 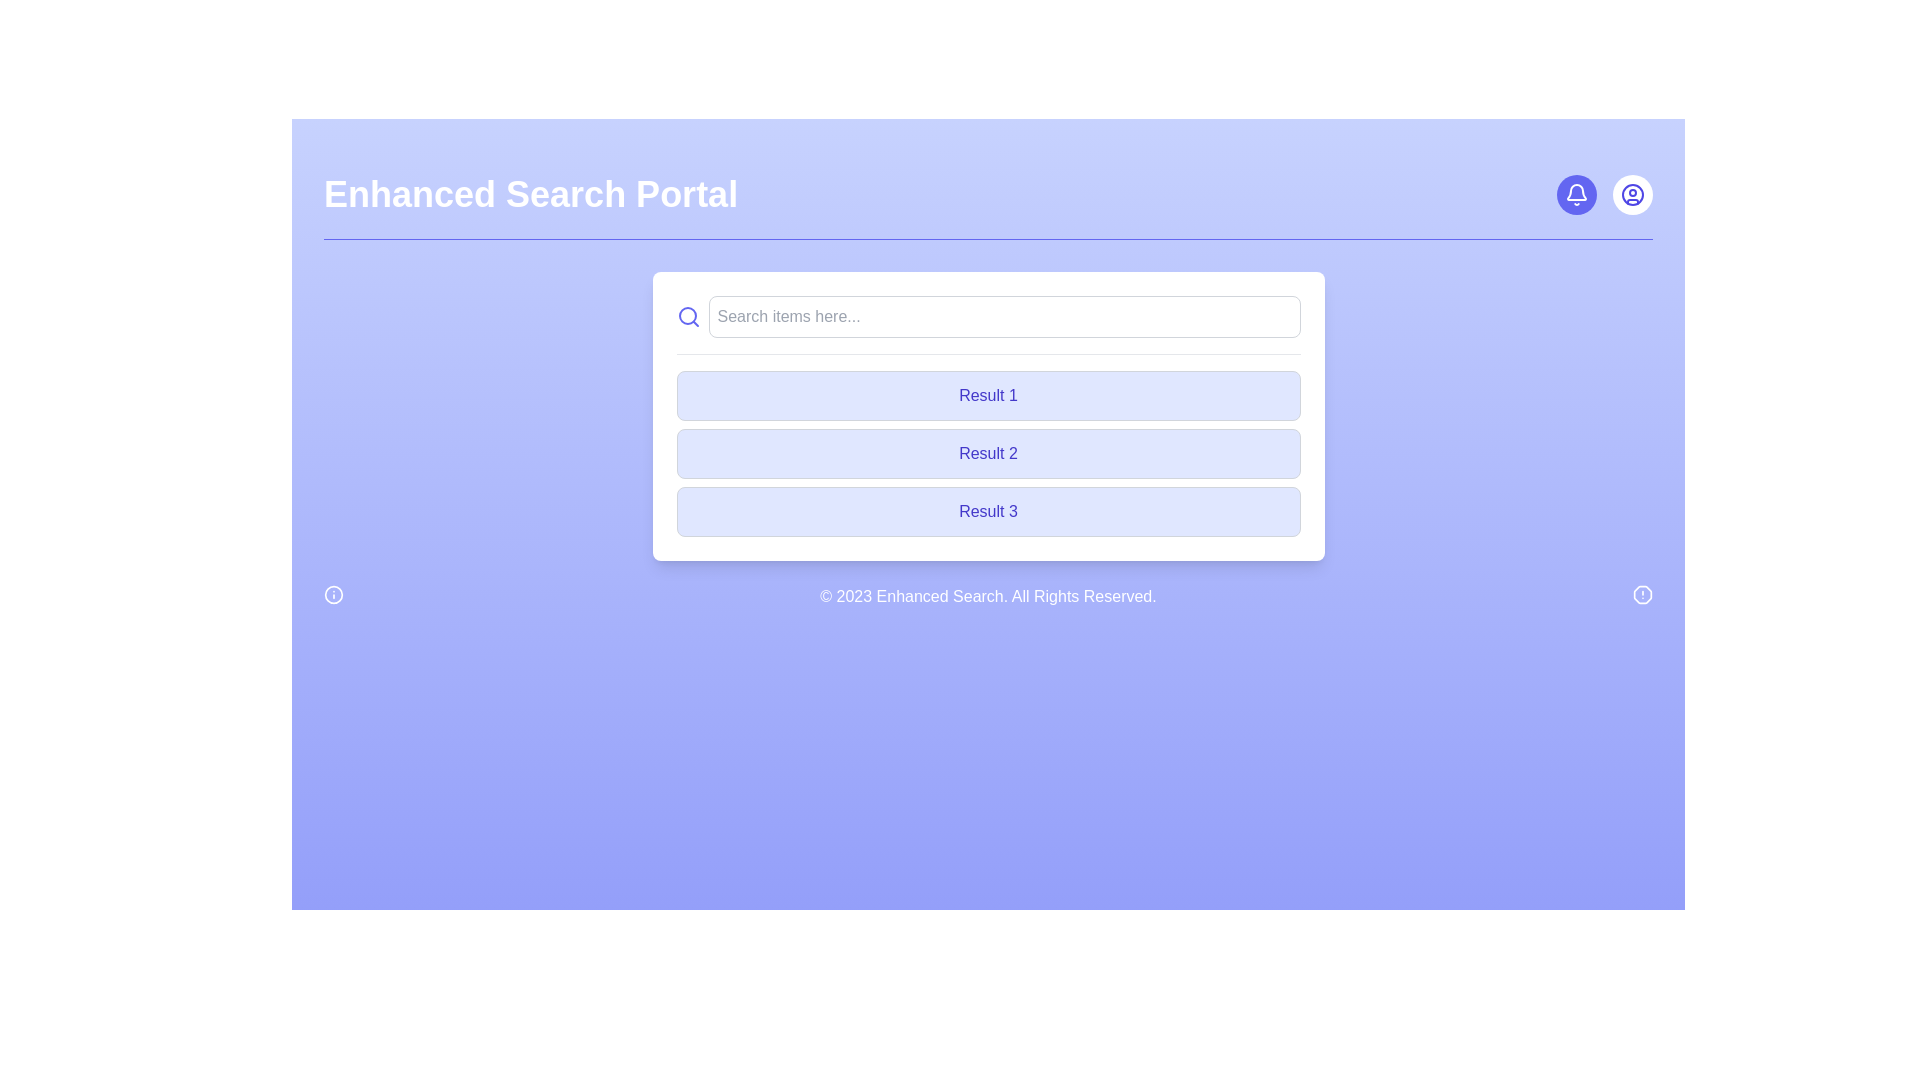 What do you see at coordinates (531, 195) in the screenshot?
I see `the title label located in the top-left corner of the application, which serves as the main identifier for the portal` at bounding box center [531, 195].